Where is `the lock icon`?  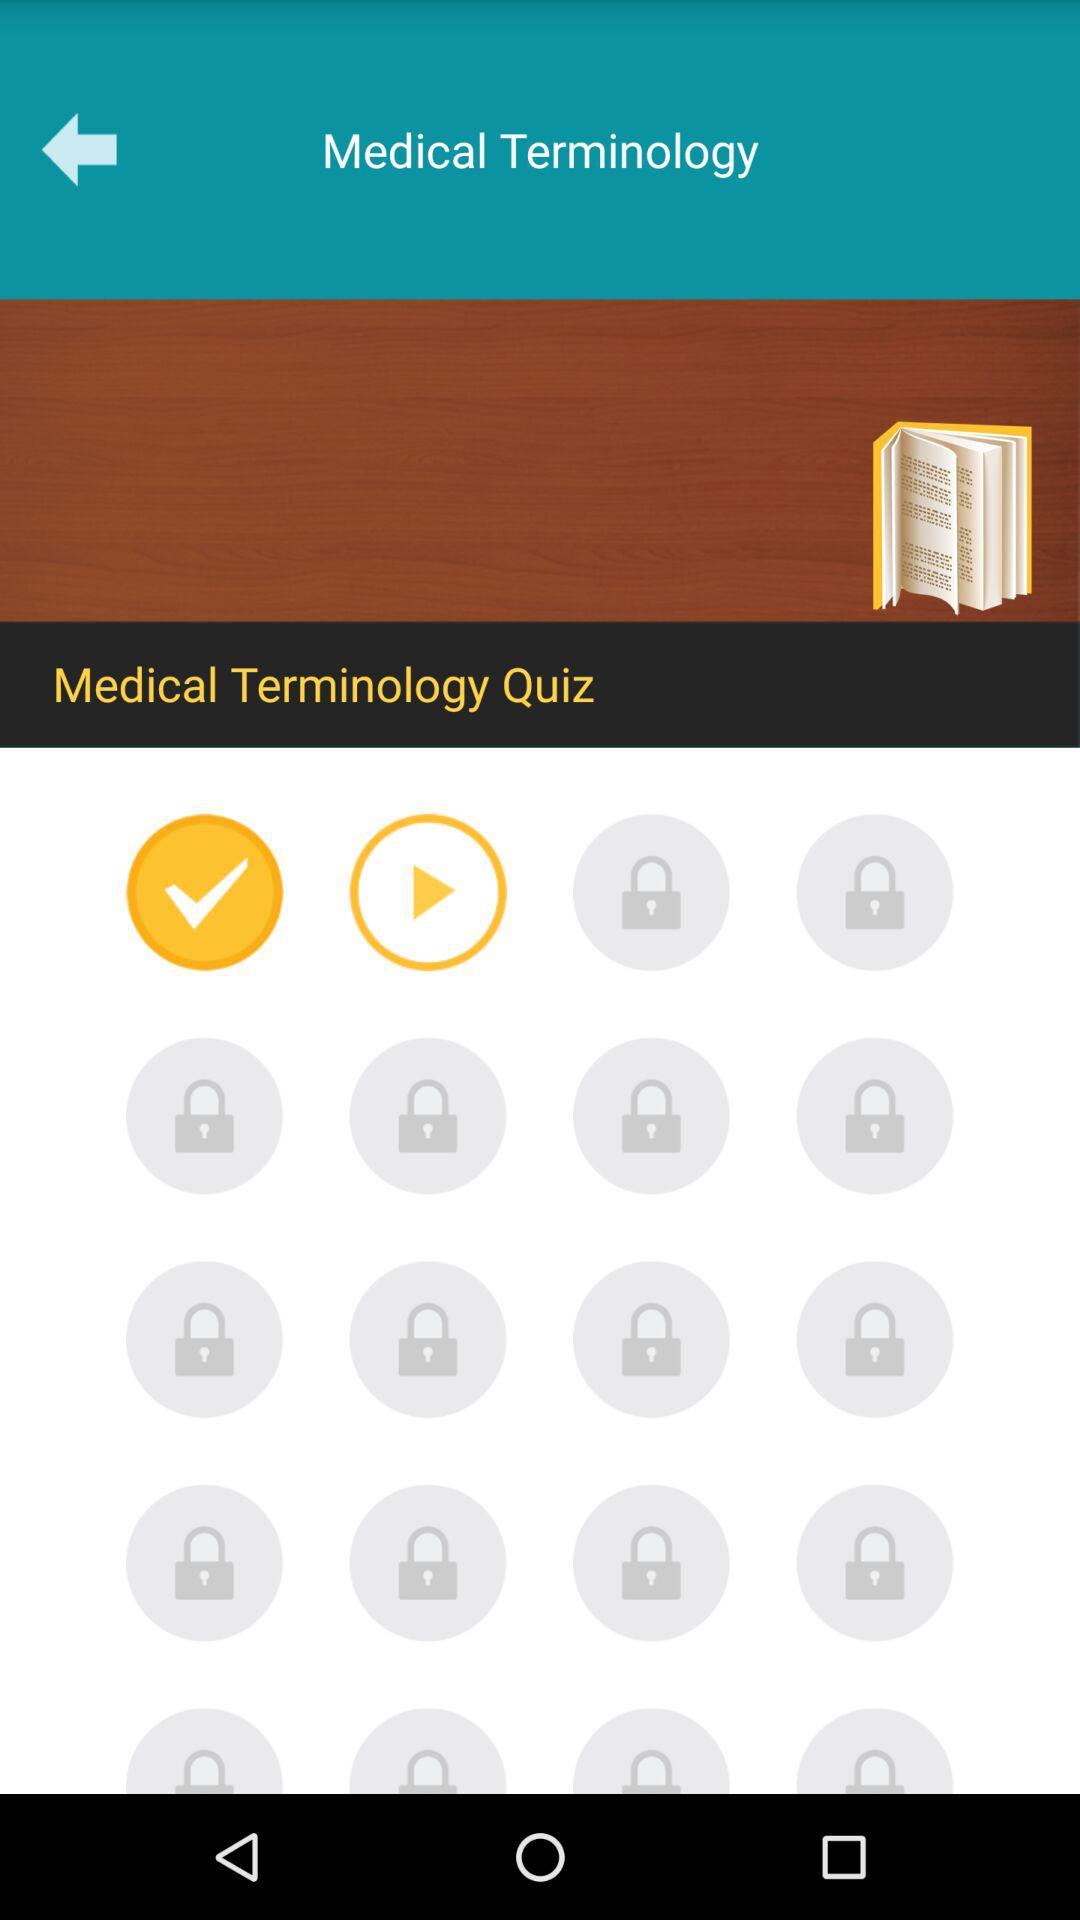
the lock icon is located at coordinates (874, 954).